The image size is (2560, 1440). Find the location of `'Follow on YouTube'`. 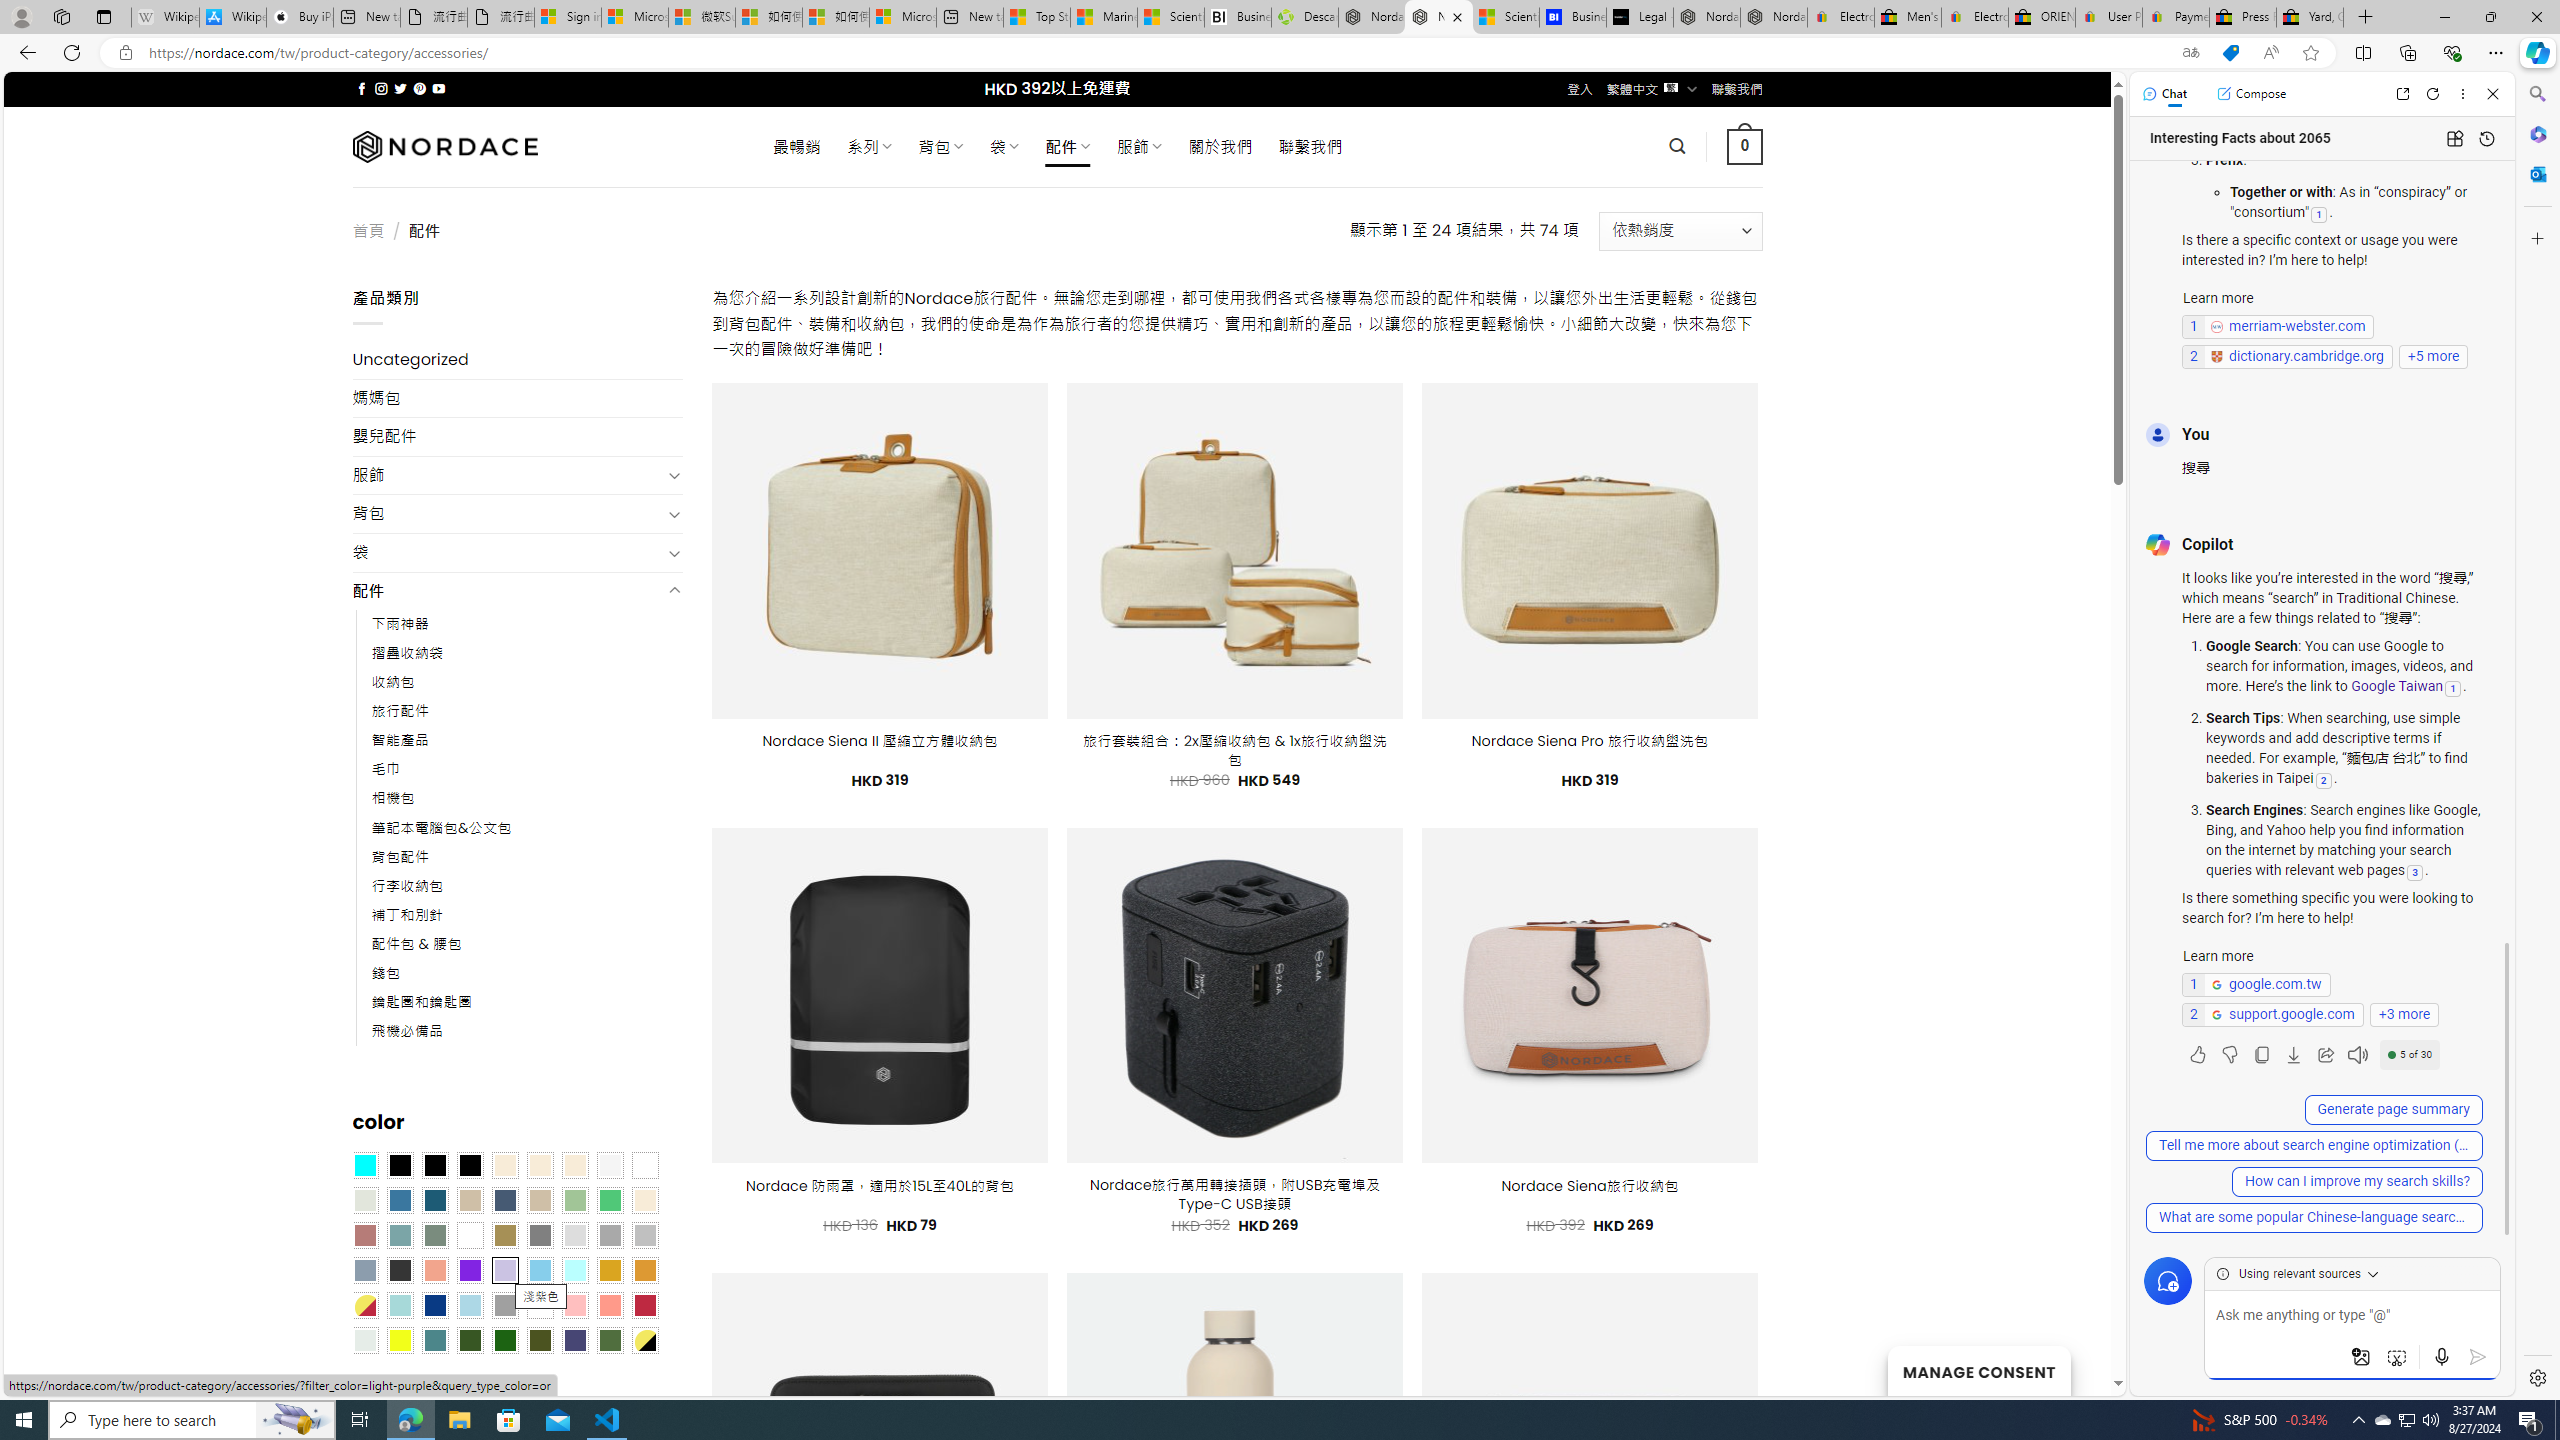

'Follow on YouTube' is located at coordinates (439, 88).